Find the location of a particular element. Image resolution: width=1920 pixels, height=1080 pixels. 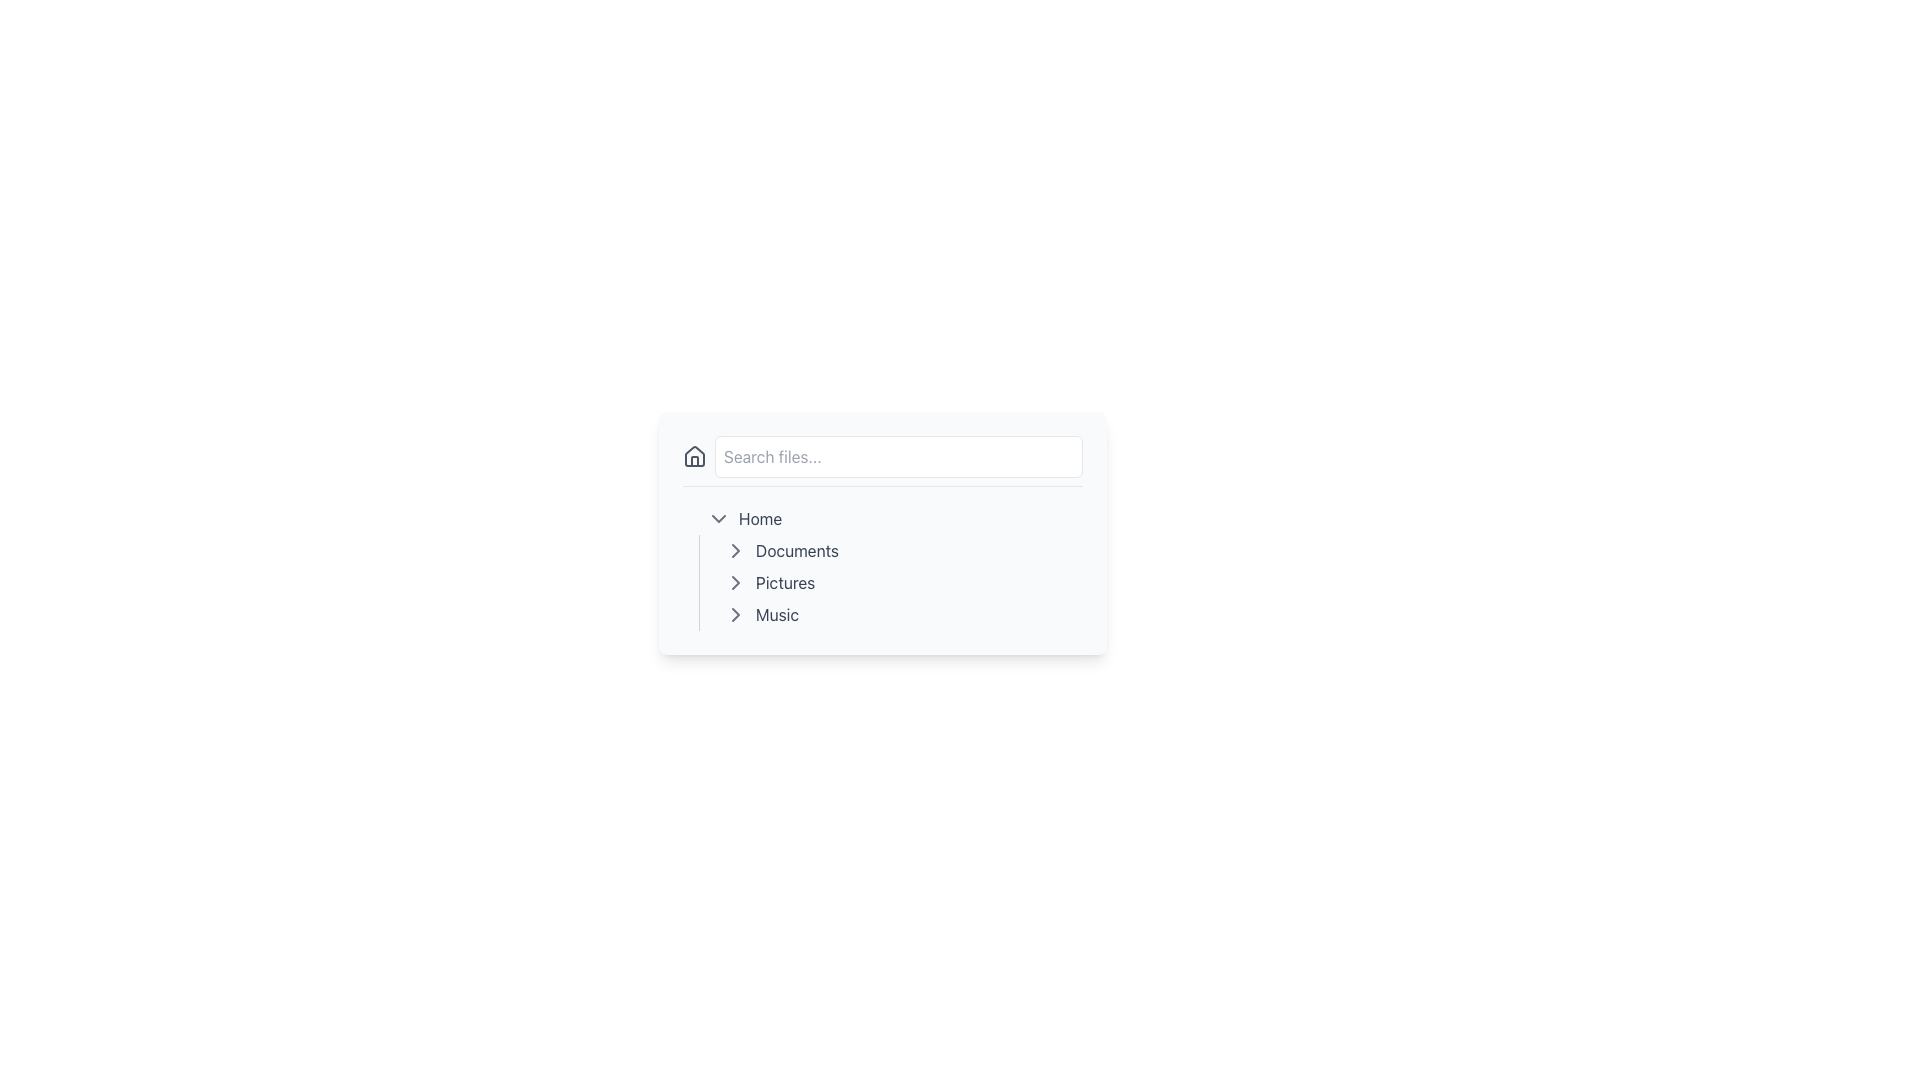

the text label representing the Documents section in the navigation list is located at coordinates (796, 551).